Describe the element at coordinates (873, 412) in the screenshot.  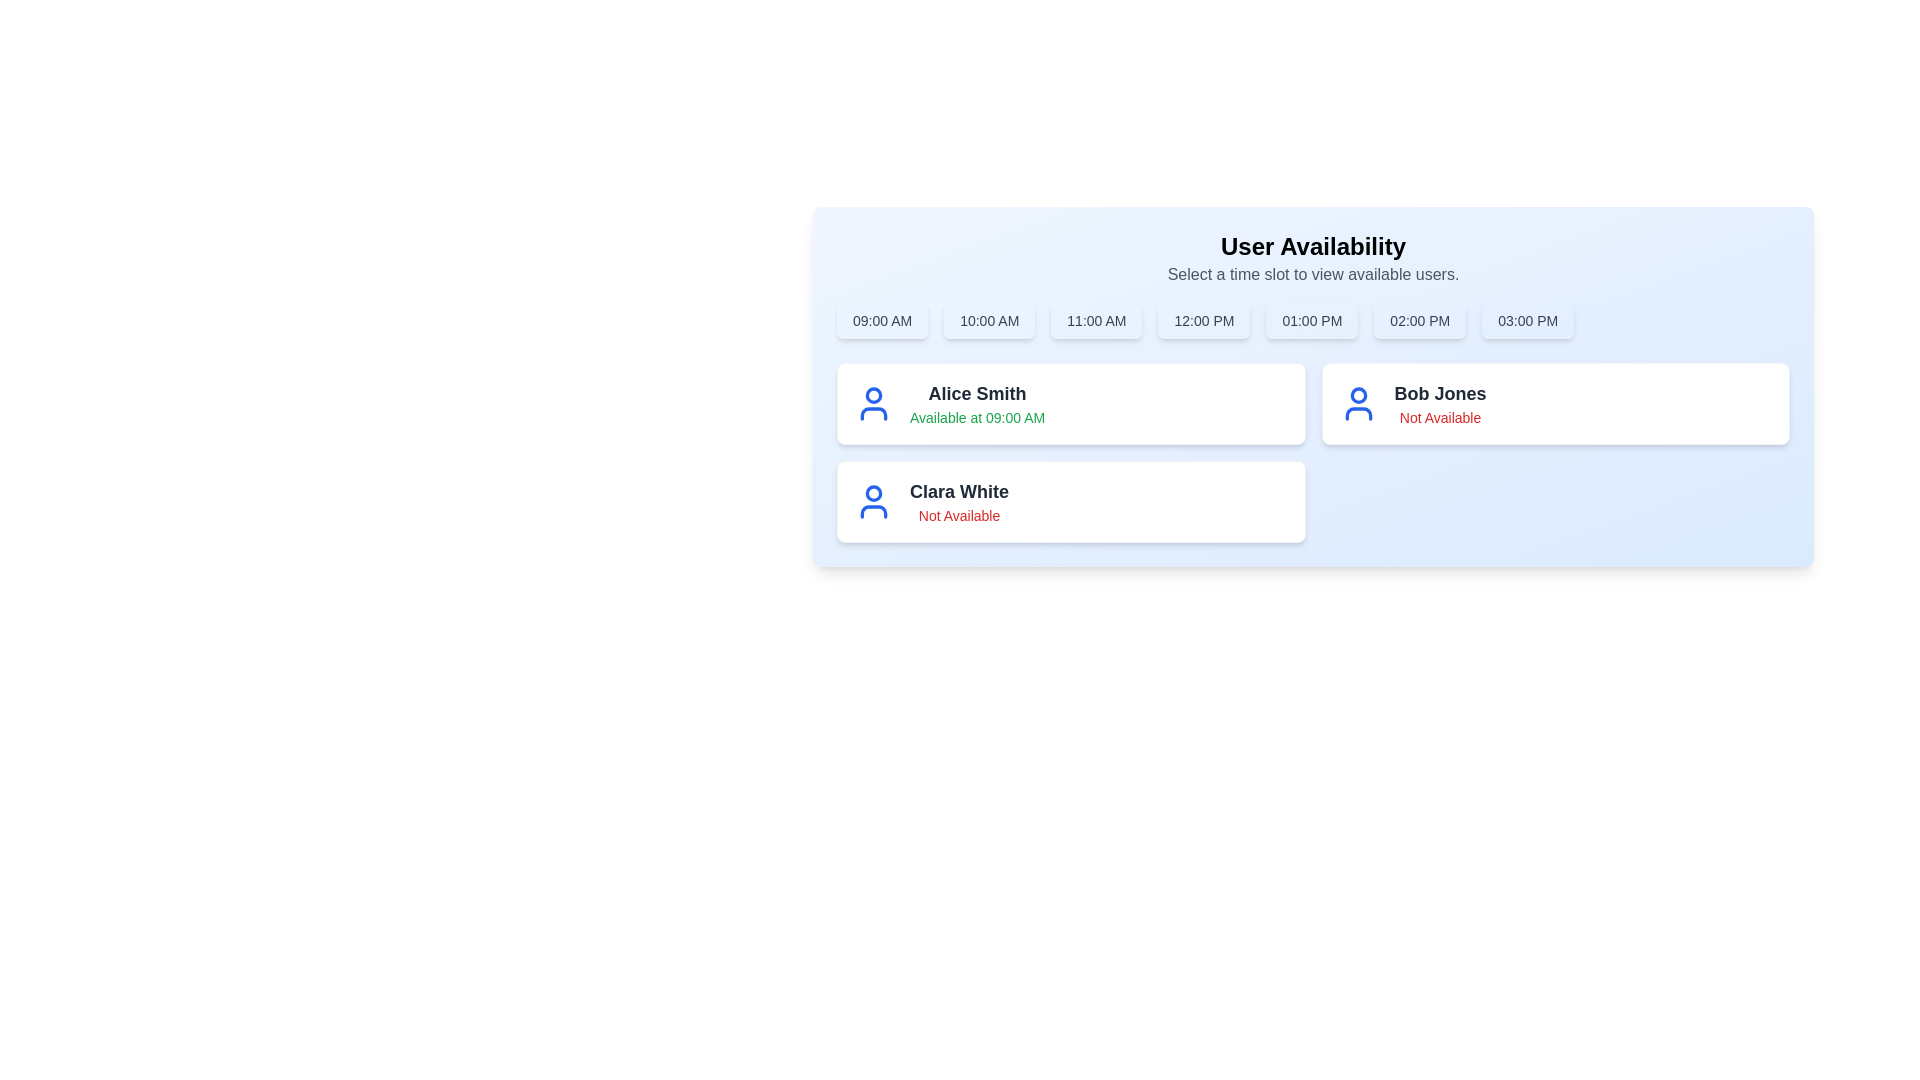
I see `the bottom arc of the user profile icon representing Clara White's shoulders or body outline, located in the User Availability section` at that location.